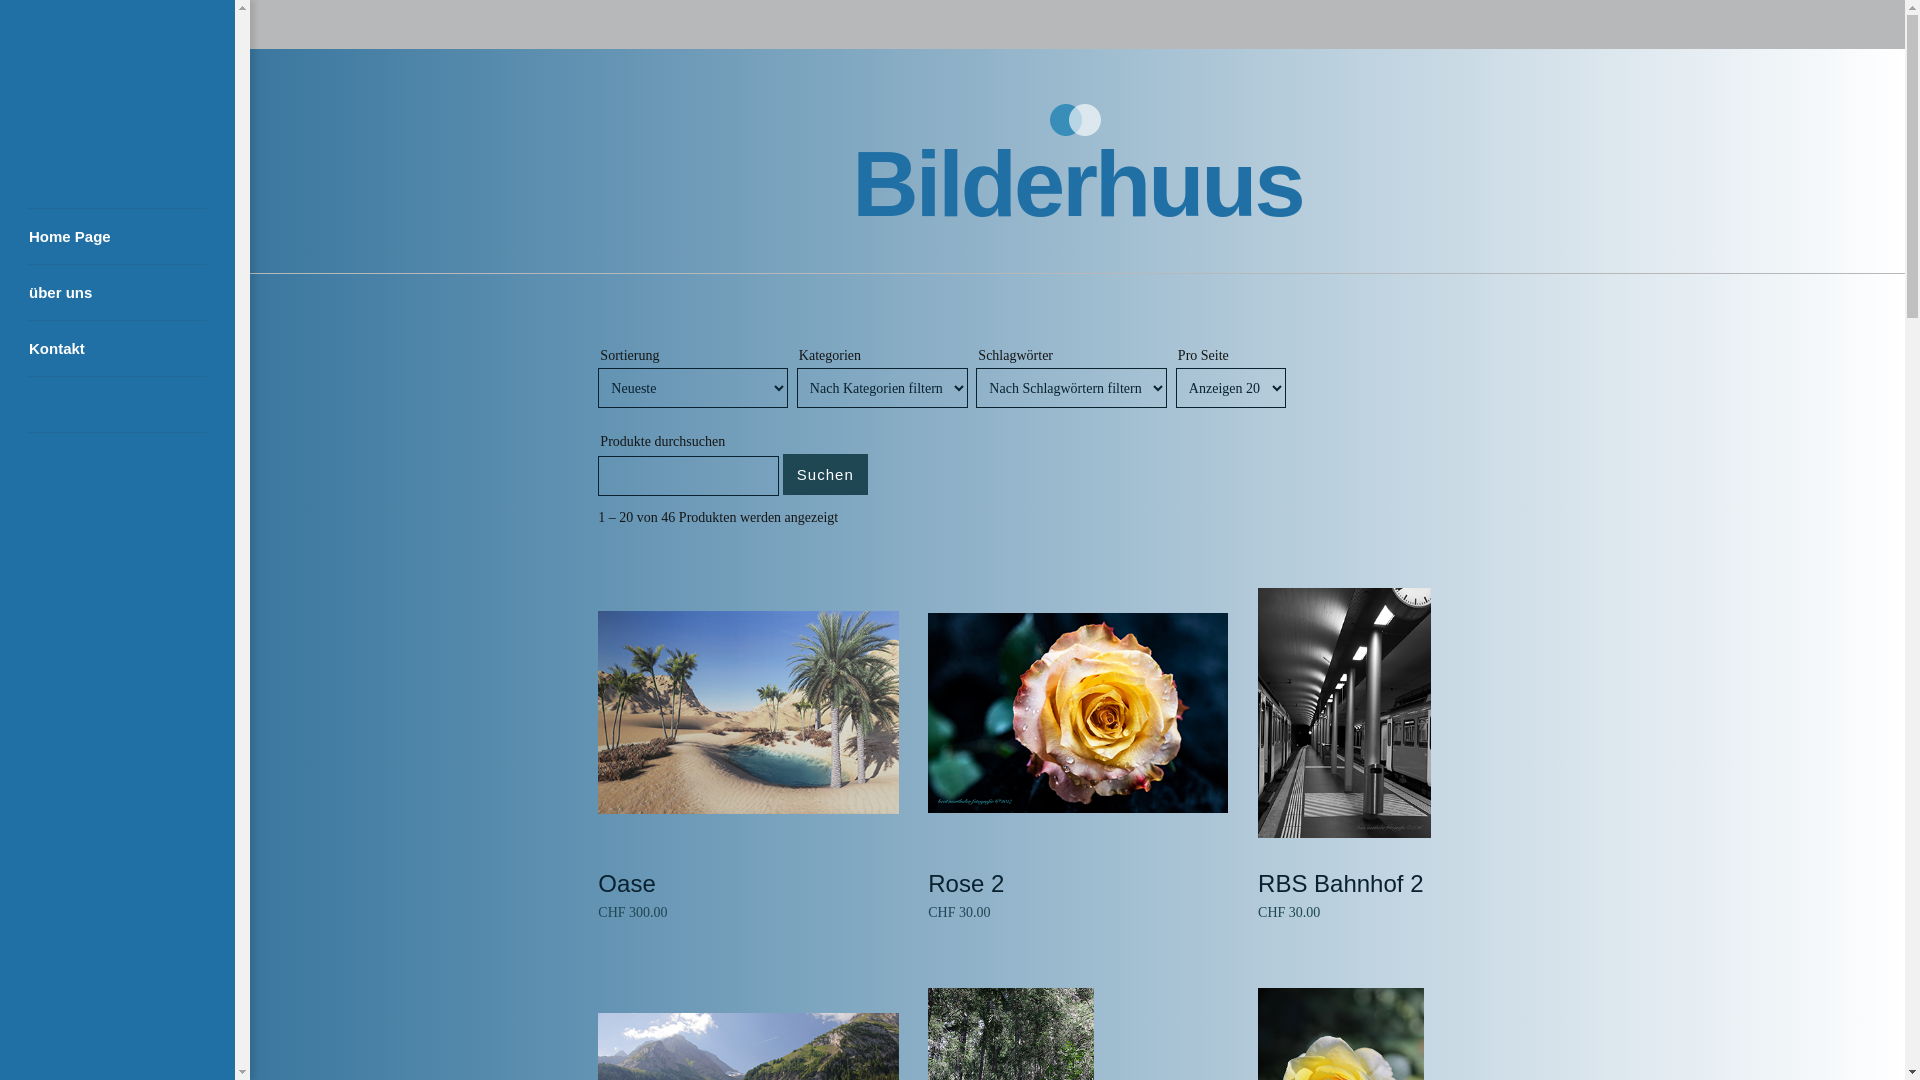 The height and width of the screenshot is (1080, 1920). What do you see at coordinates (1075, 184) in the screenshot?
I see `'Bilderhuus'` at bounding box center [1075, 184].